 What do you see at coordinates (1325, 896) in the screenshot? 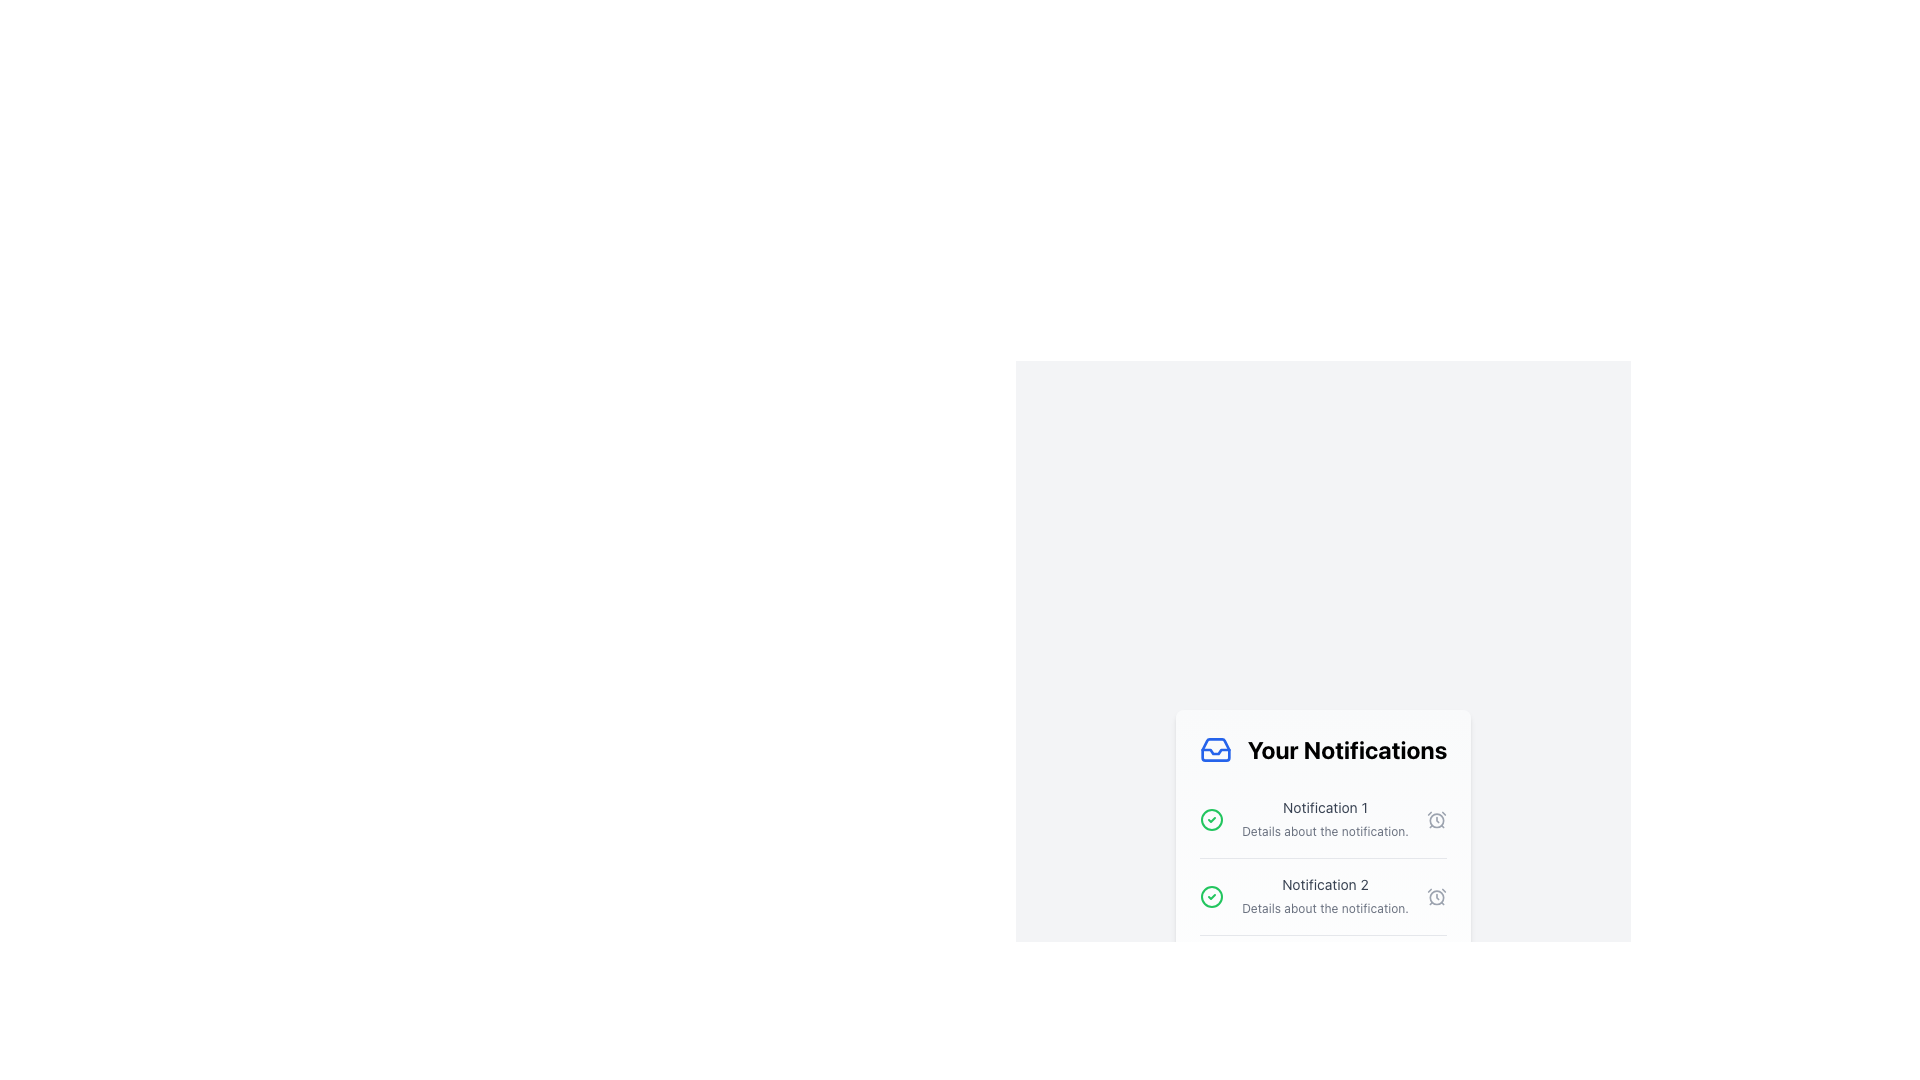
I see `the notification label that displays 'Notification 2' and its details in a modern sans-serif font, positioned as the second item in 'Your Notifications'` at bounding box center [1325, 896].